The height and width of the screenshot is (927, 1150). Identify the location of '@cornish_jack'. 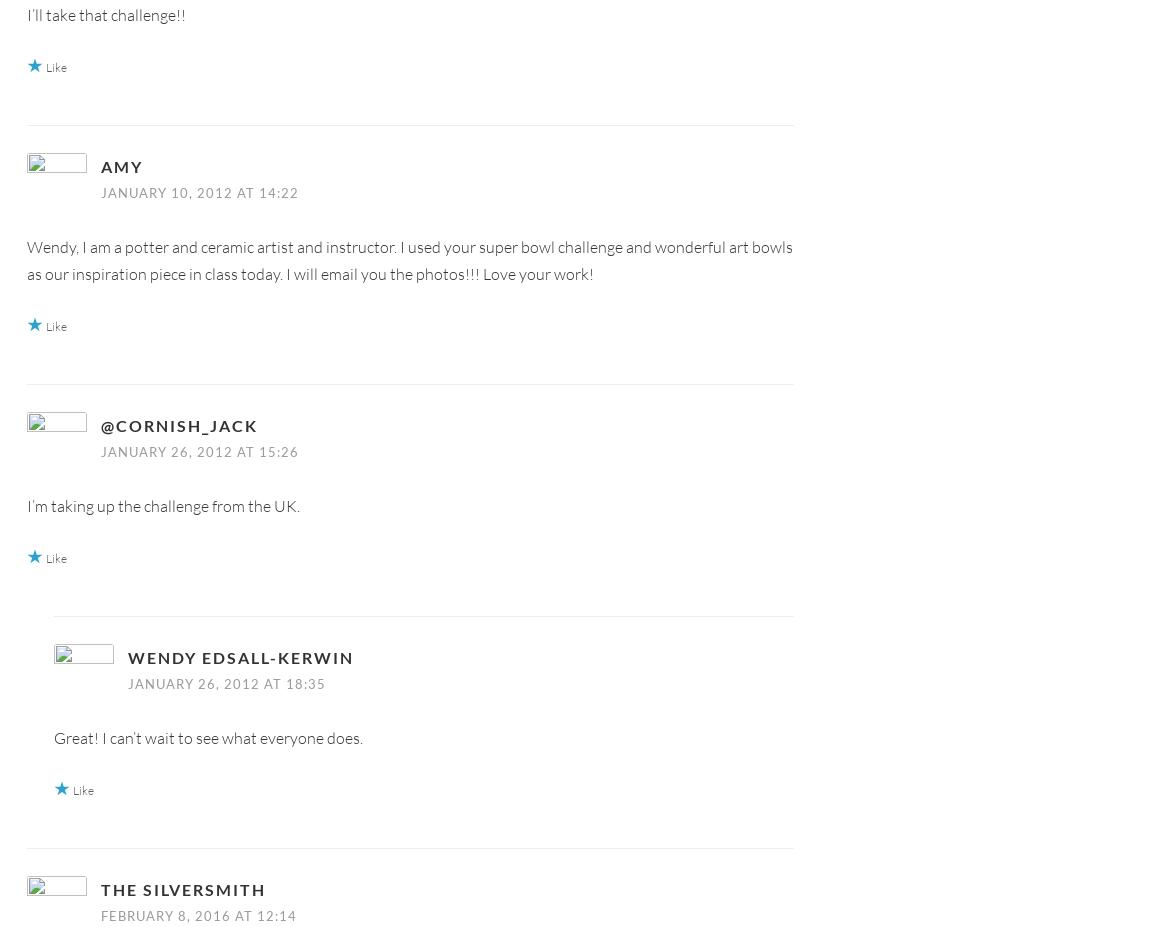
(178, 423).